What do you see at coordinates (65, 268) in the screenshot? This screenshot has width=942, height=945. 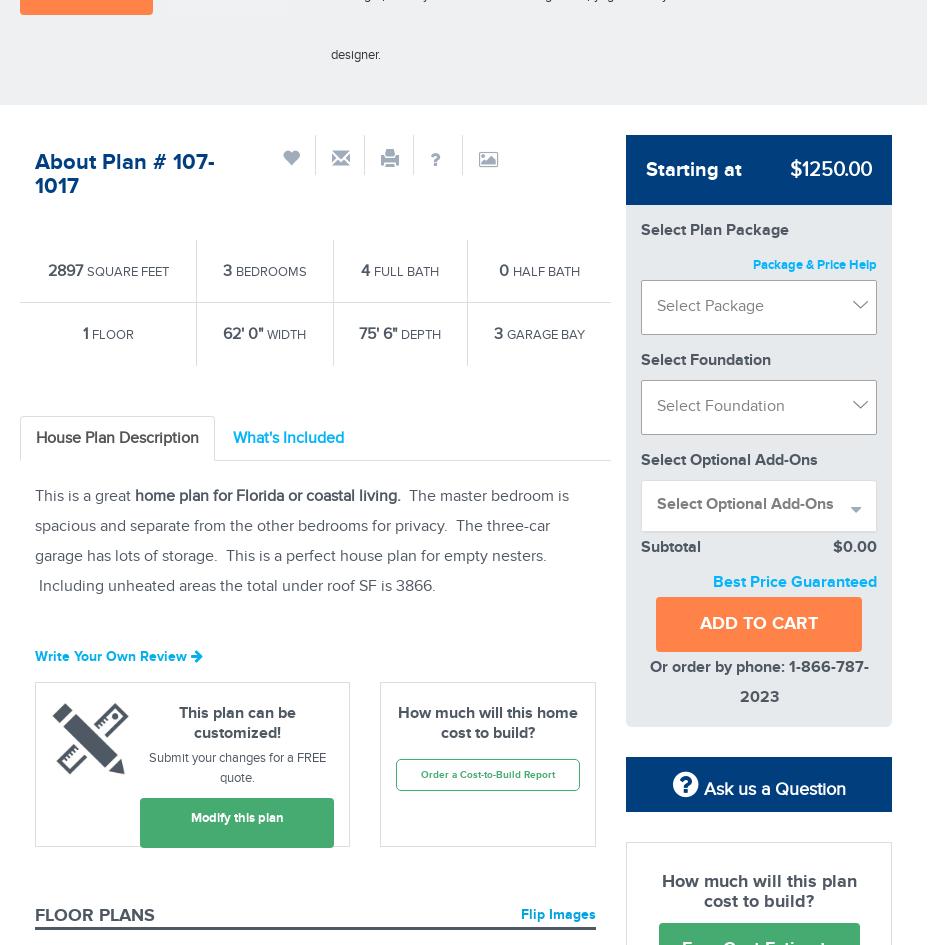 I see `'2897'` at bounding box center [65, 268].